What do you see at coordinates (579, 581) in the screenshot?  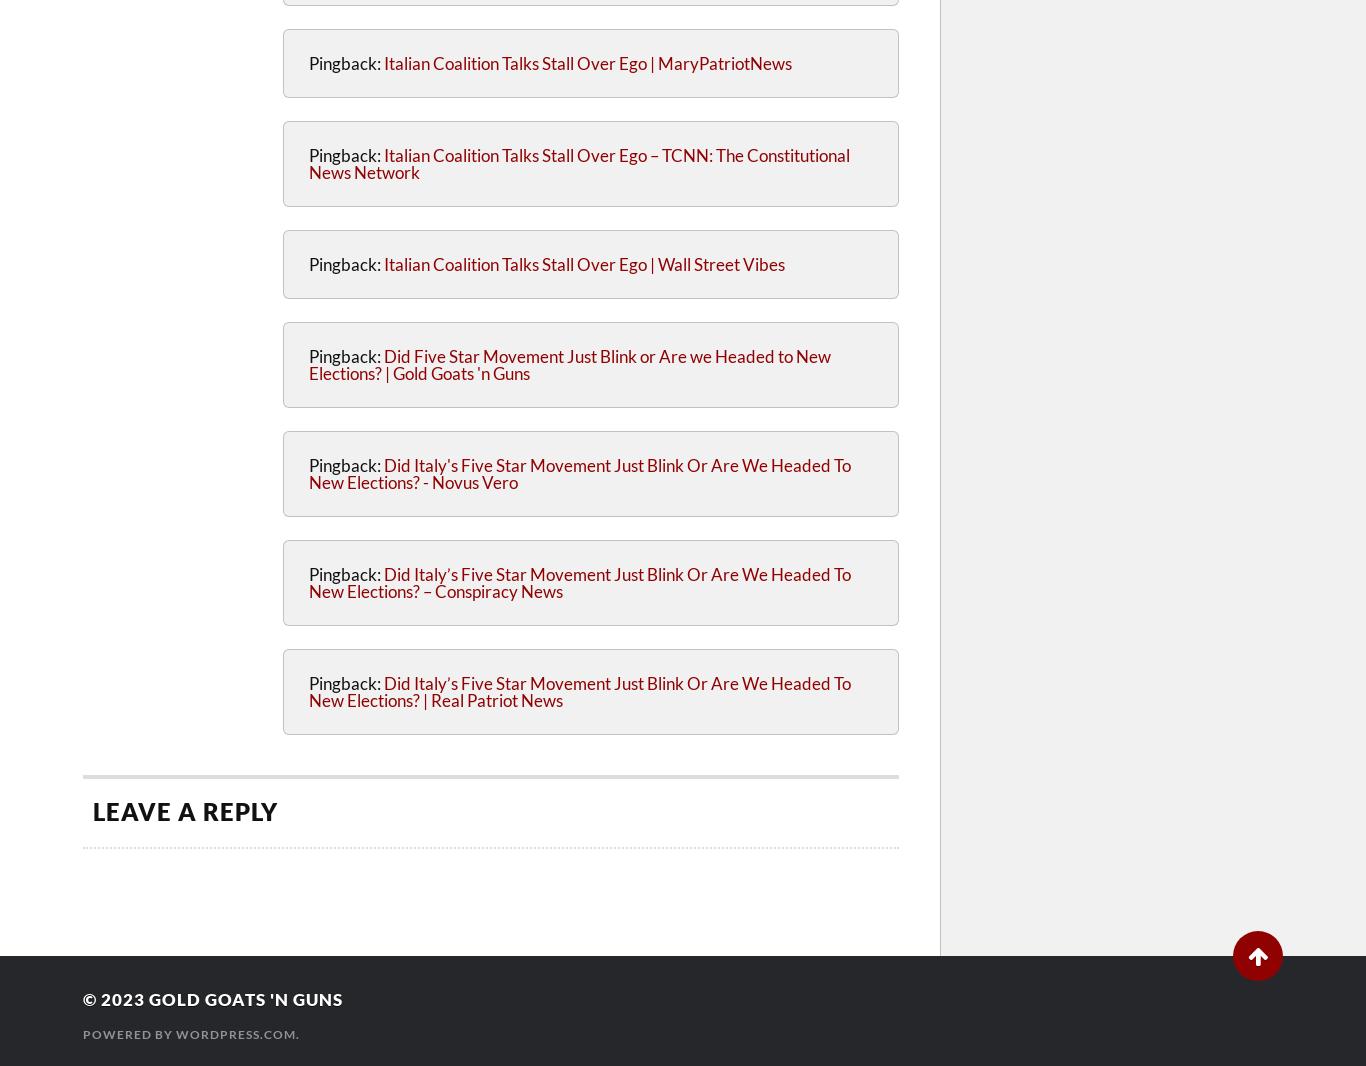 I see `'Did Italy’s Five Star Movement Just Blink Or Are We Headed To New Elections? – Conspiracy News'` at bounding box center [579, 581].